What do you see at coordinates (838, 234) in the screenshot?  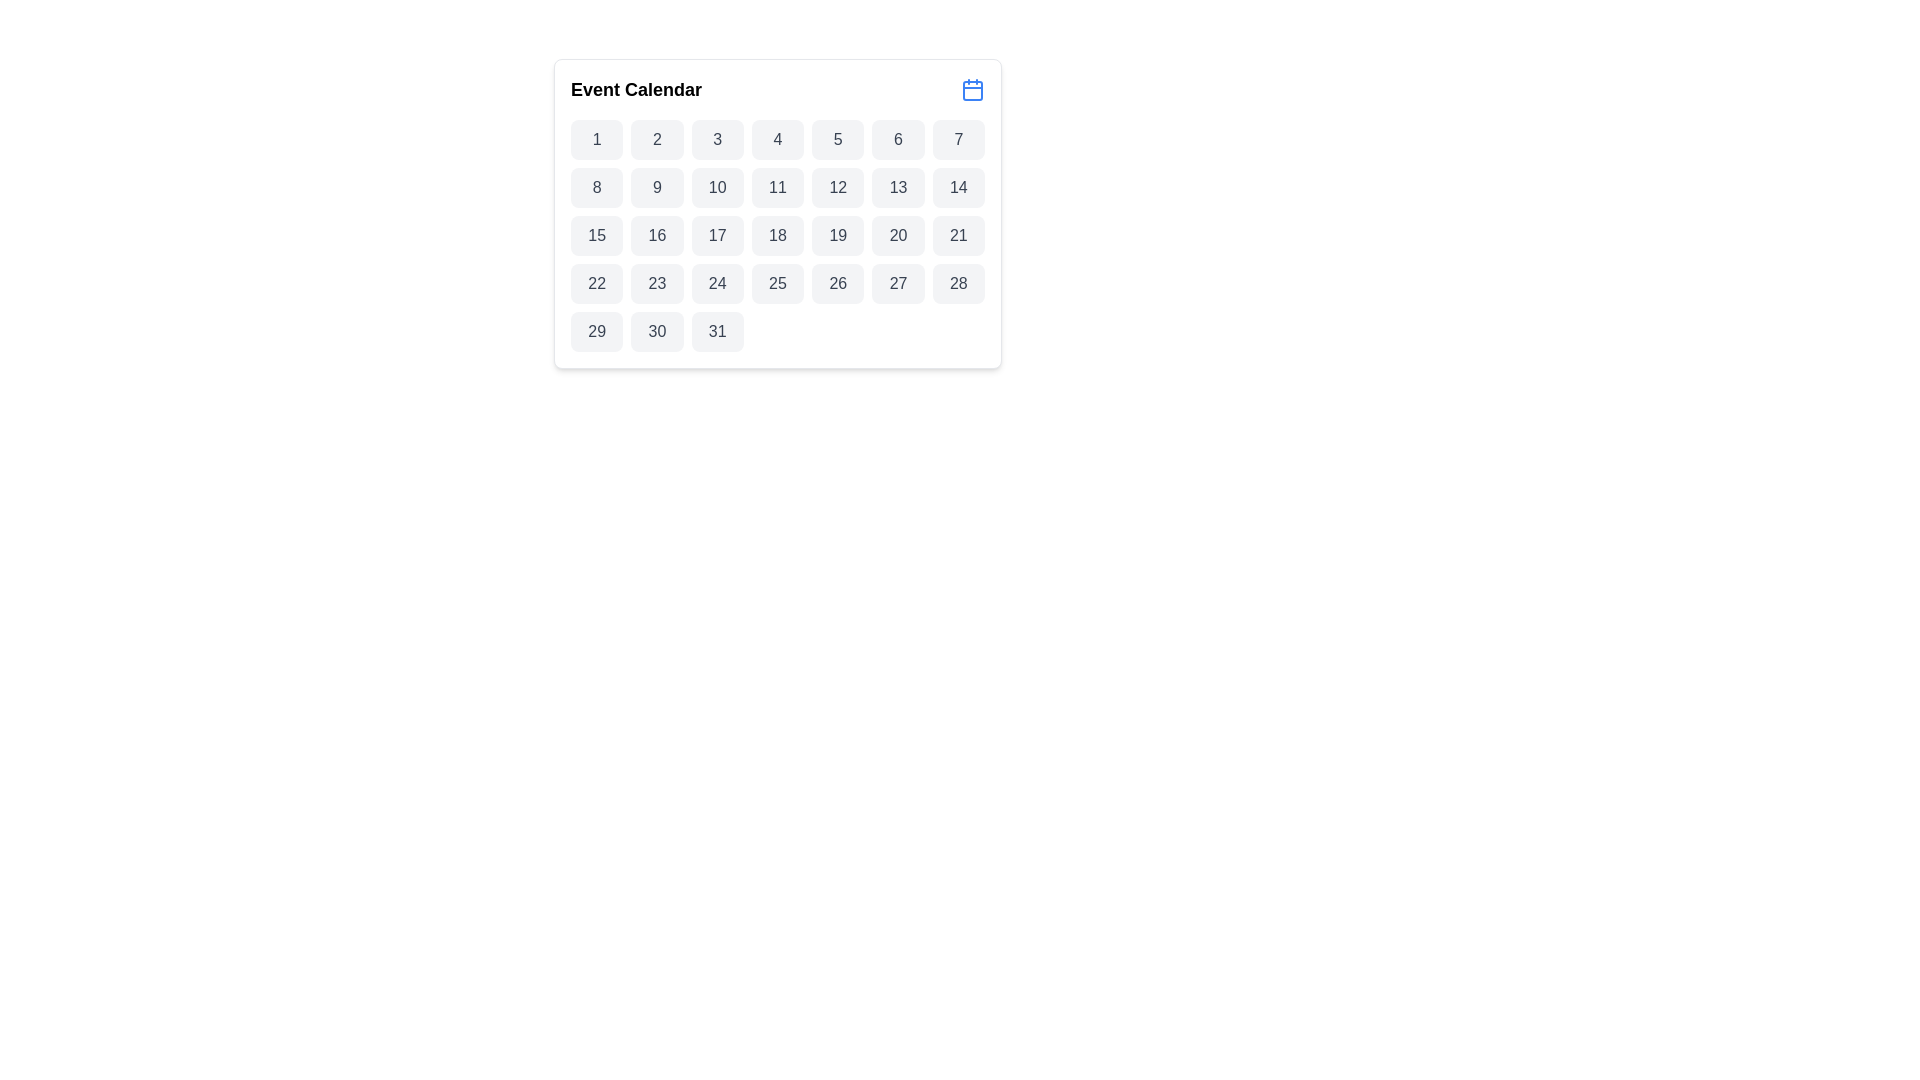 I see `the button representing the 19th day in the calendar` at bounding box center [838, 234].